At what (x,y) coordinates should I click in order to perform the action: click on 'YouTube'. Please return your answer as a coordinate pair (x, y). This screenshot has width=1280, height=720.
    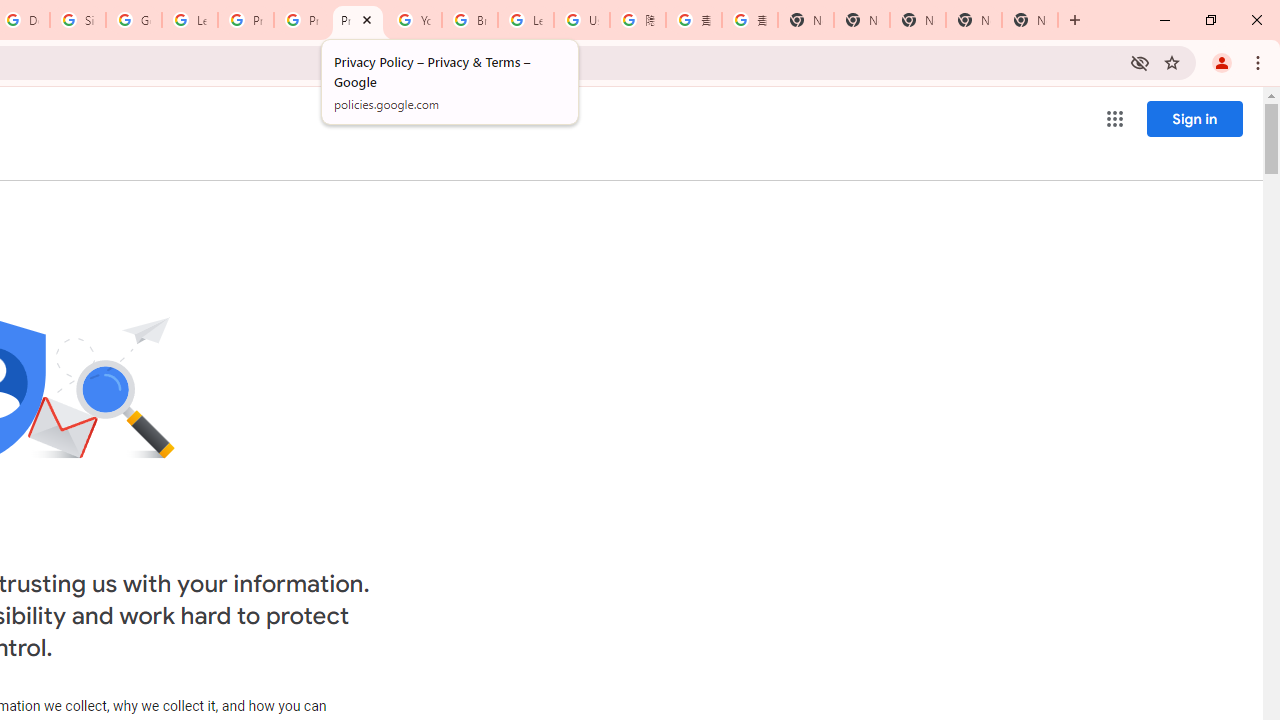
    Looking at the image, I should click on (413, 20).